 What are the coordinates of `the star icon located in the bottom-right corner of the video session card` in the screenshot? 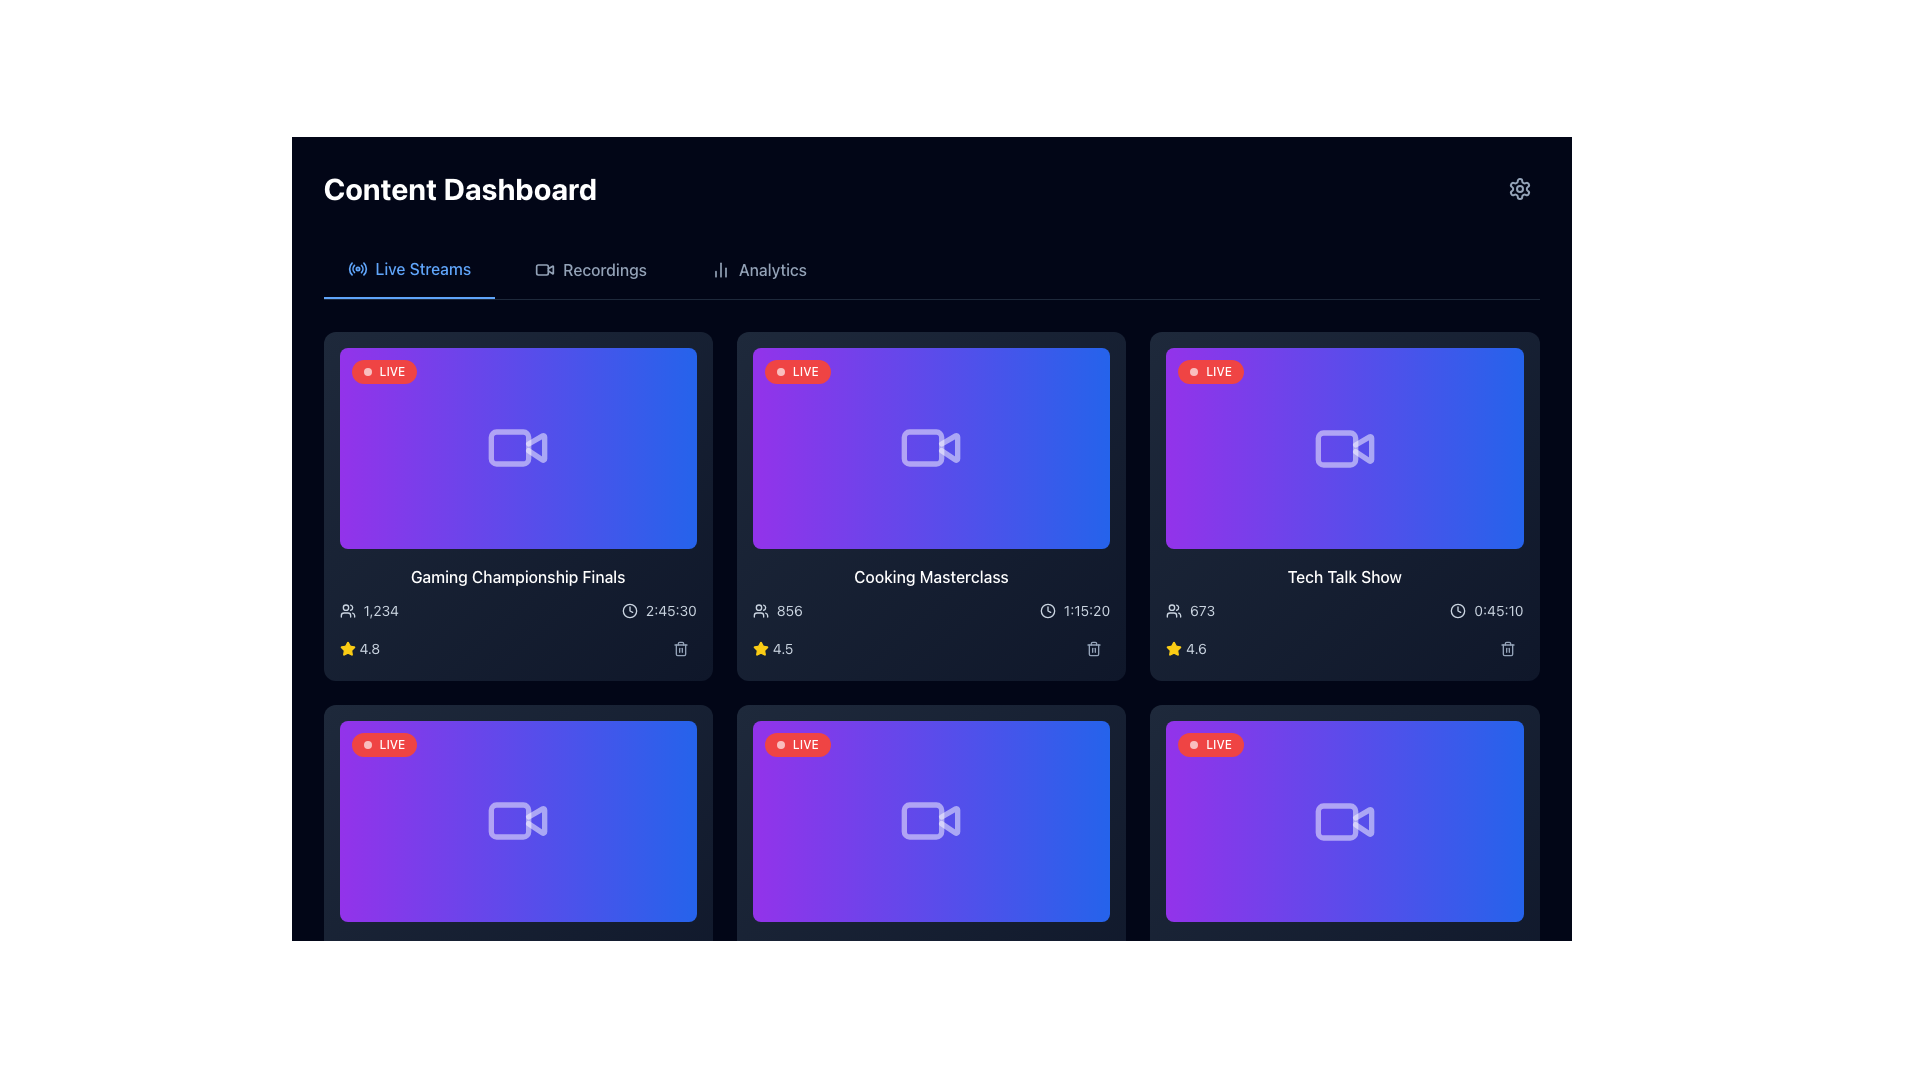 It's located at (347, 648).